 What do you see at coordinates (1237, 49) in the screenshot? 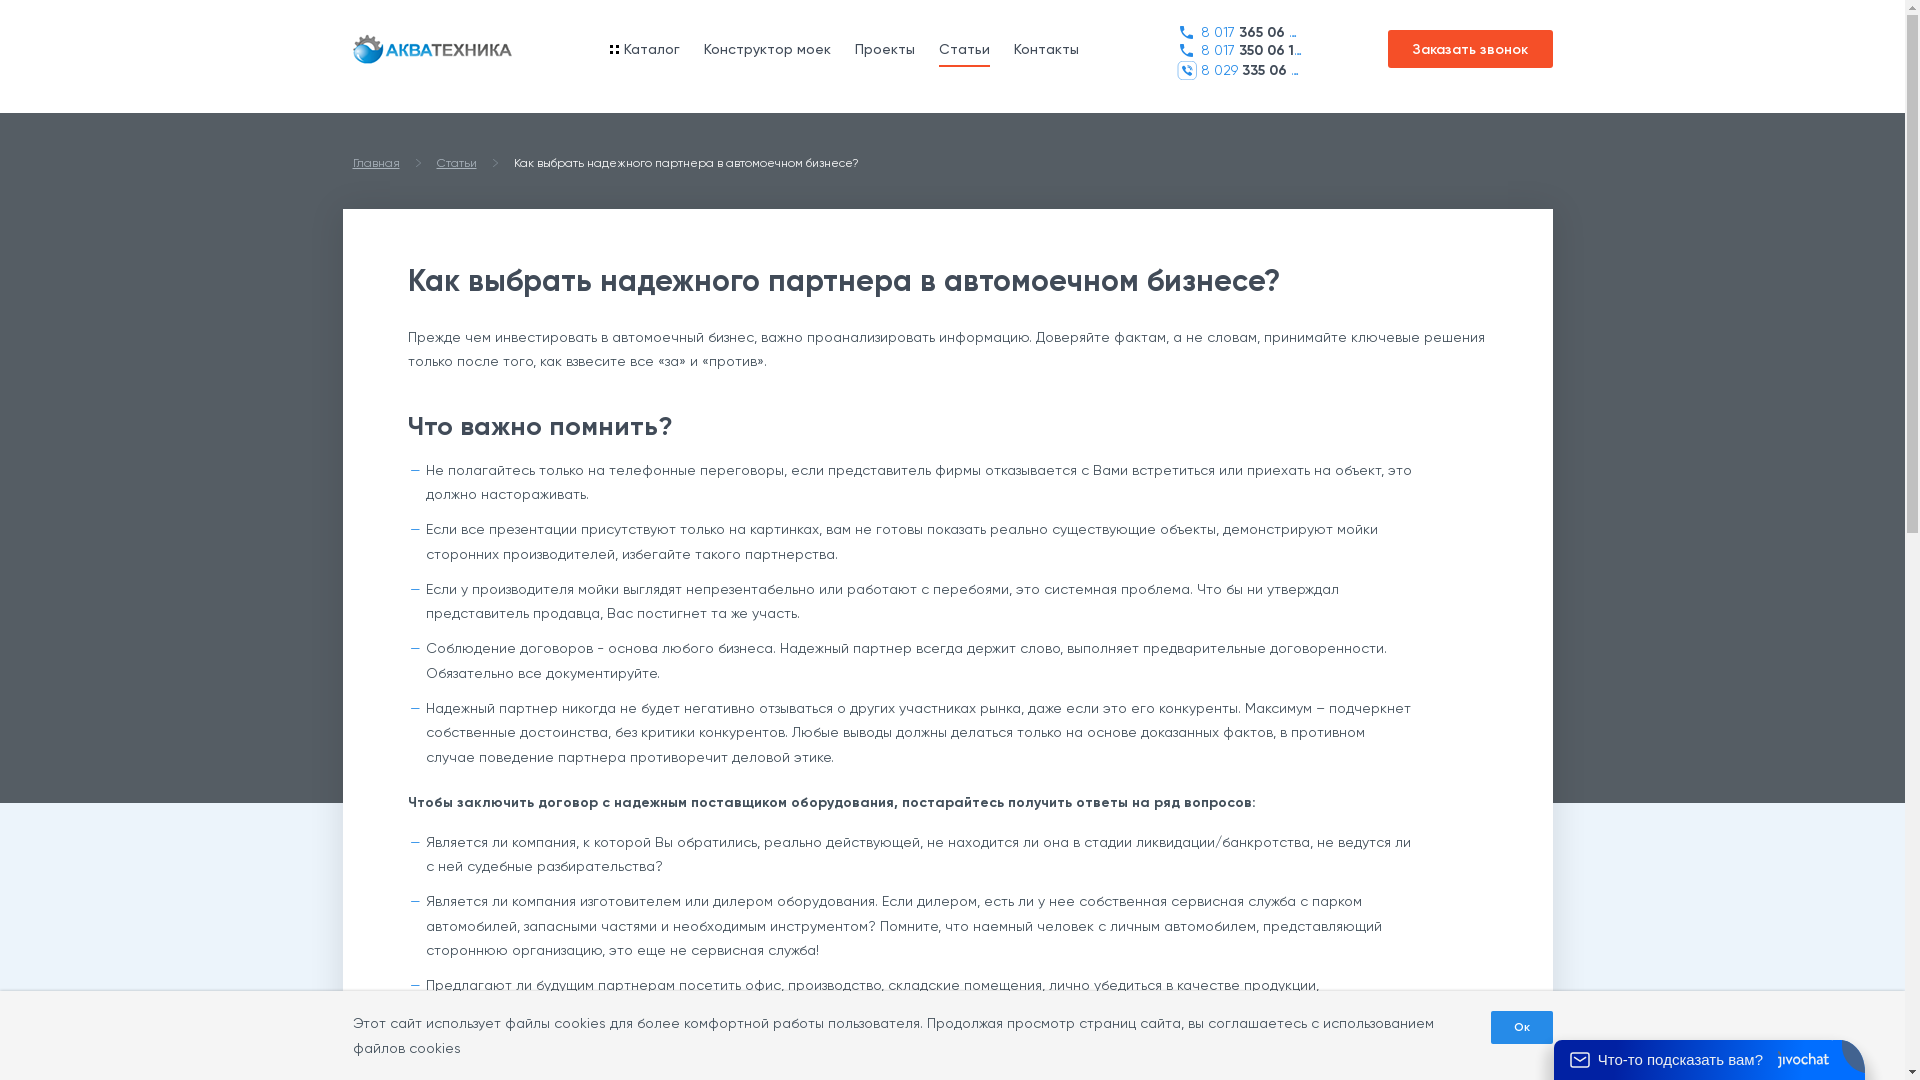
I see `'8 017 350 06 16'` at bounding box center [1237, 49].